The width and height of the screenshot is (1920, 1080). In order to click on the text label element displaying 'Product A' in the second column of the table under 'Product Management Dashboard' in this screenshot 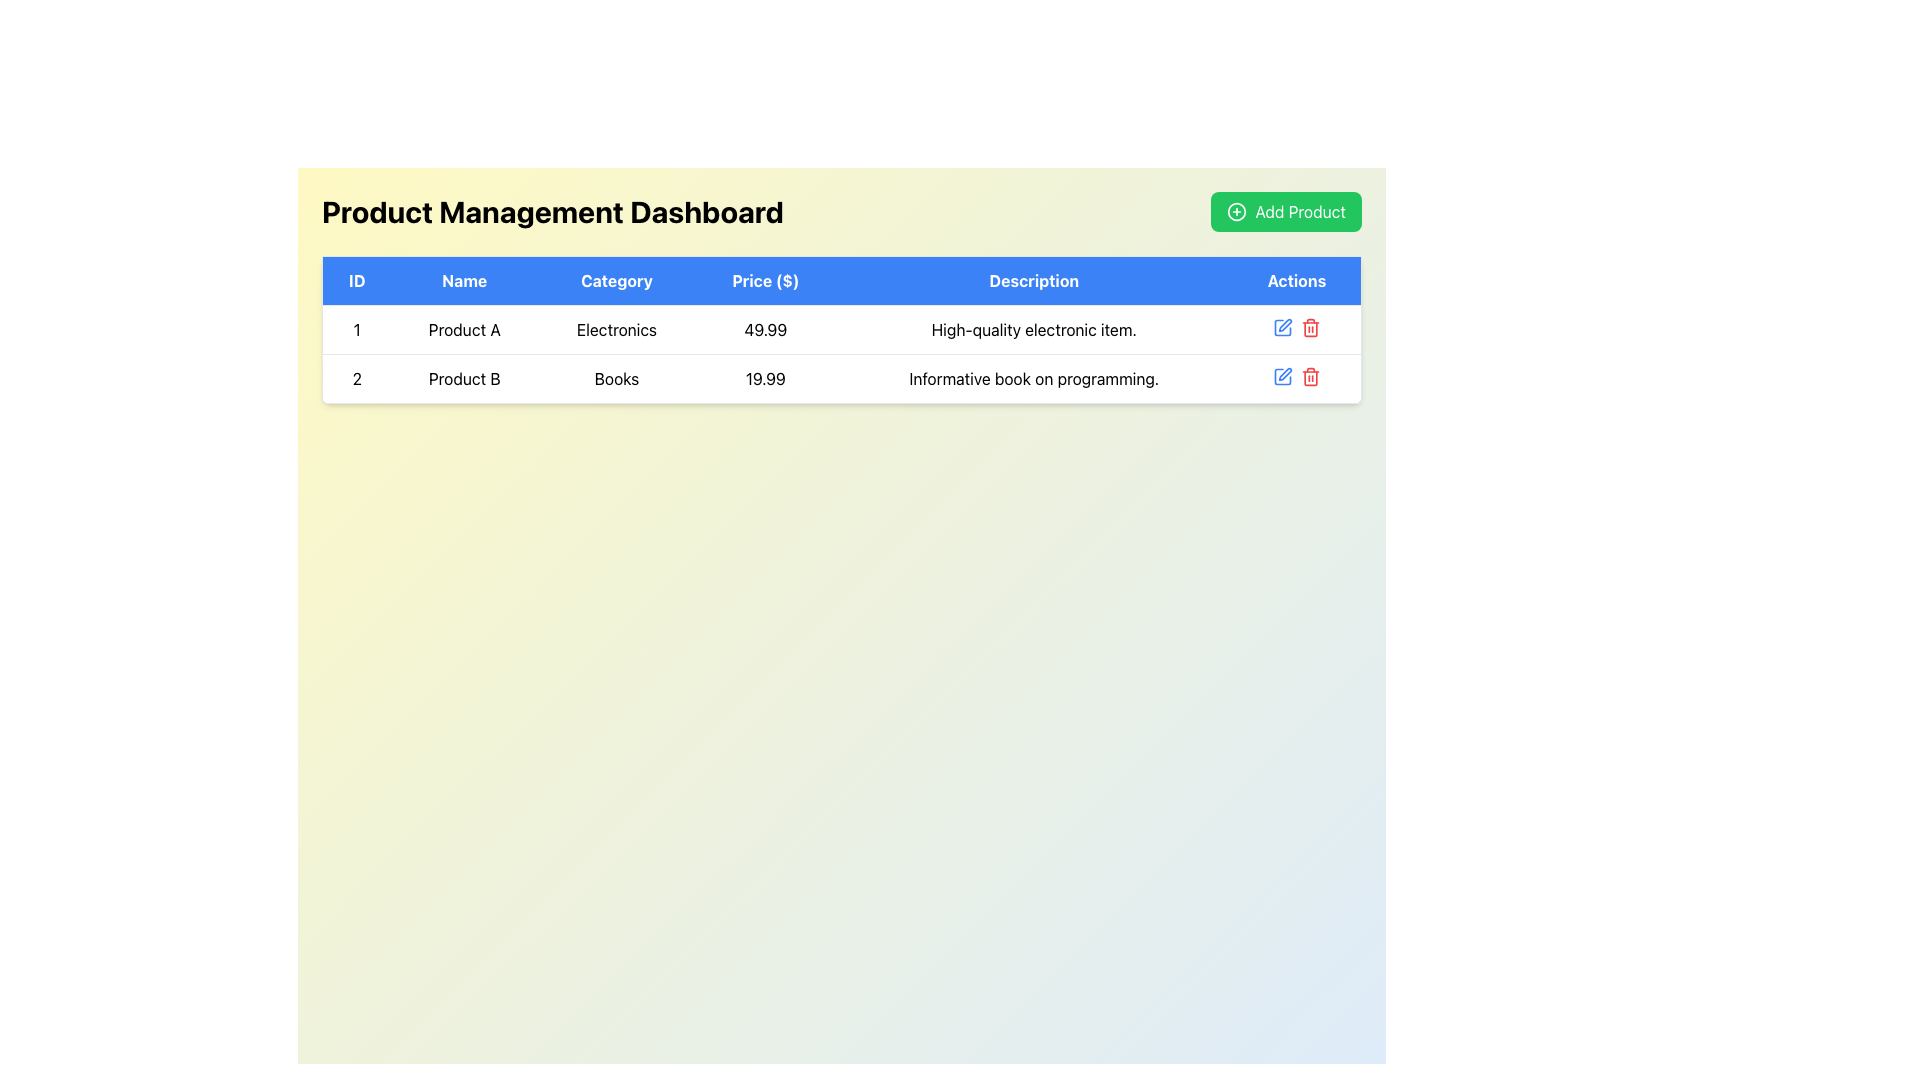, I will do `click(463, 329)`.